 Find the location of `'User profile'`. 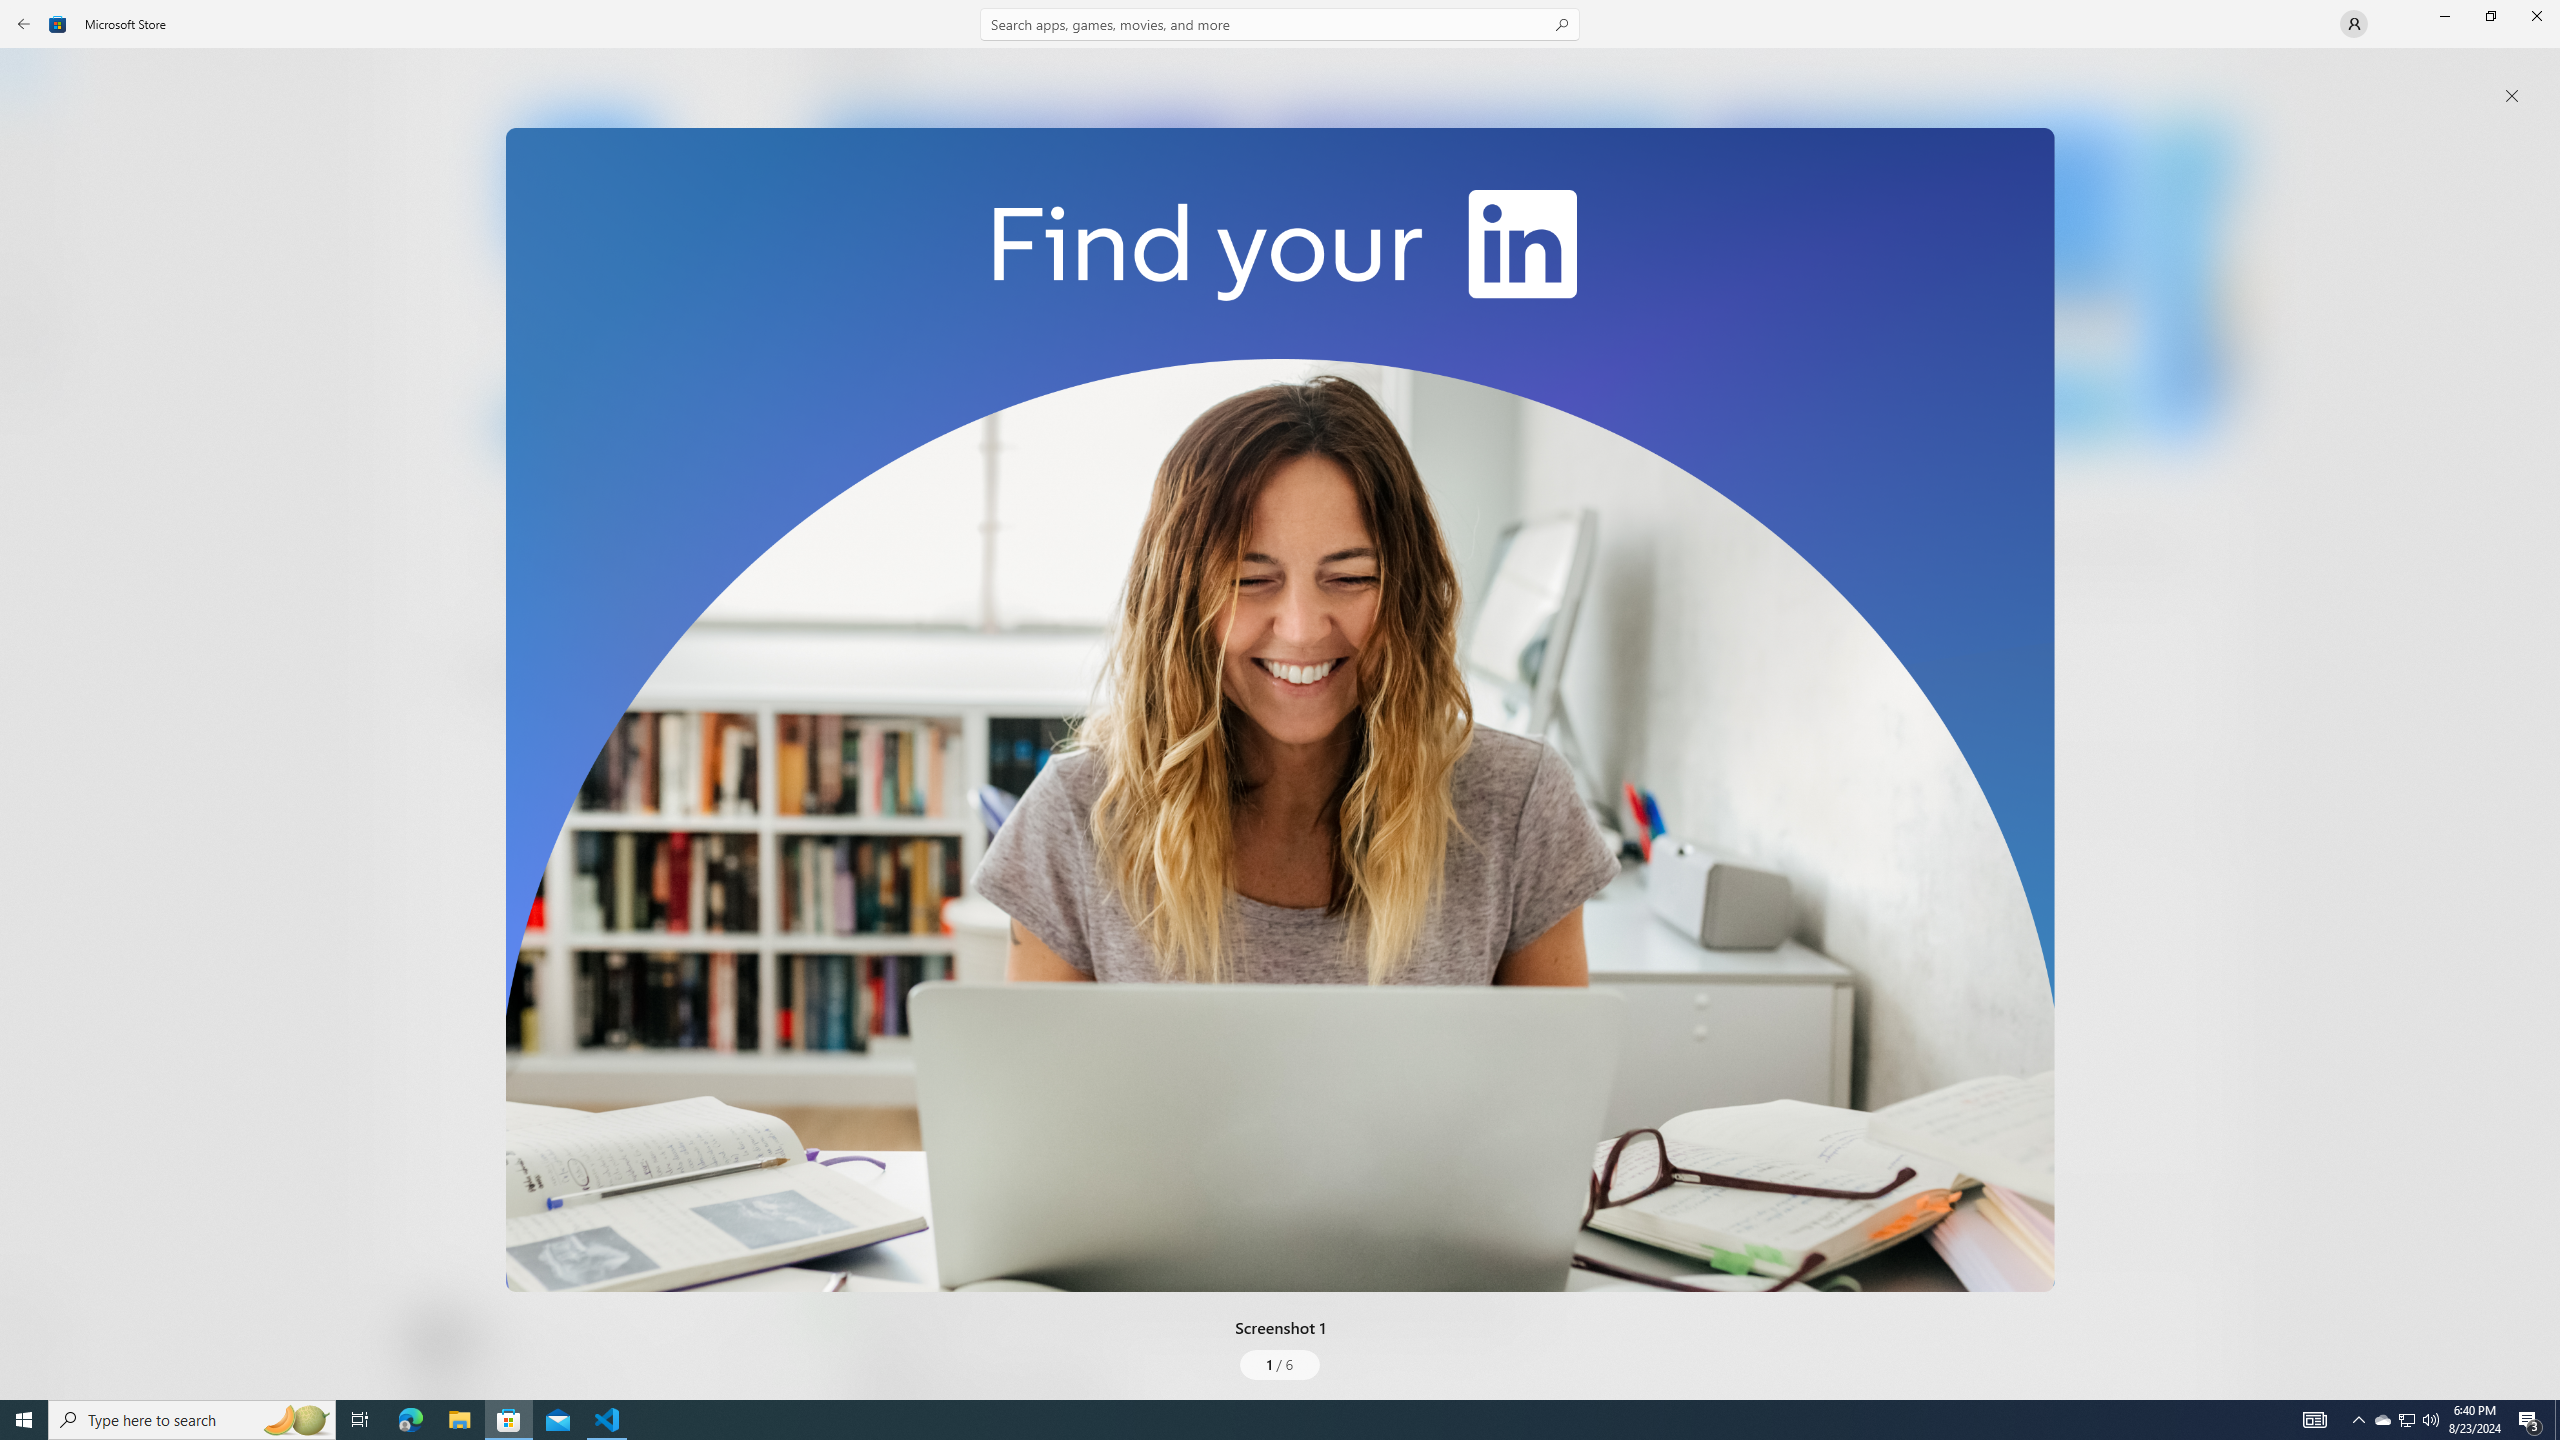

'User profile' is located at coordinates (2352, 22).